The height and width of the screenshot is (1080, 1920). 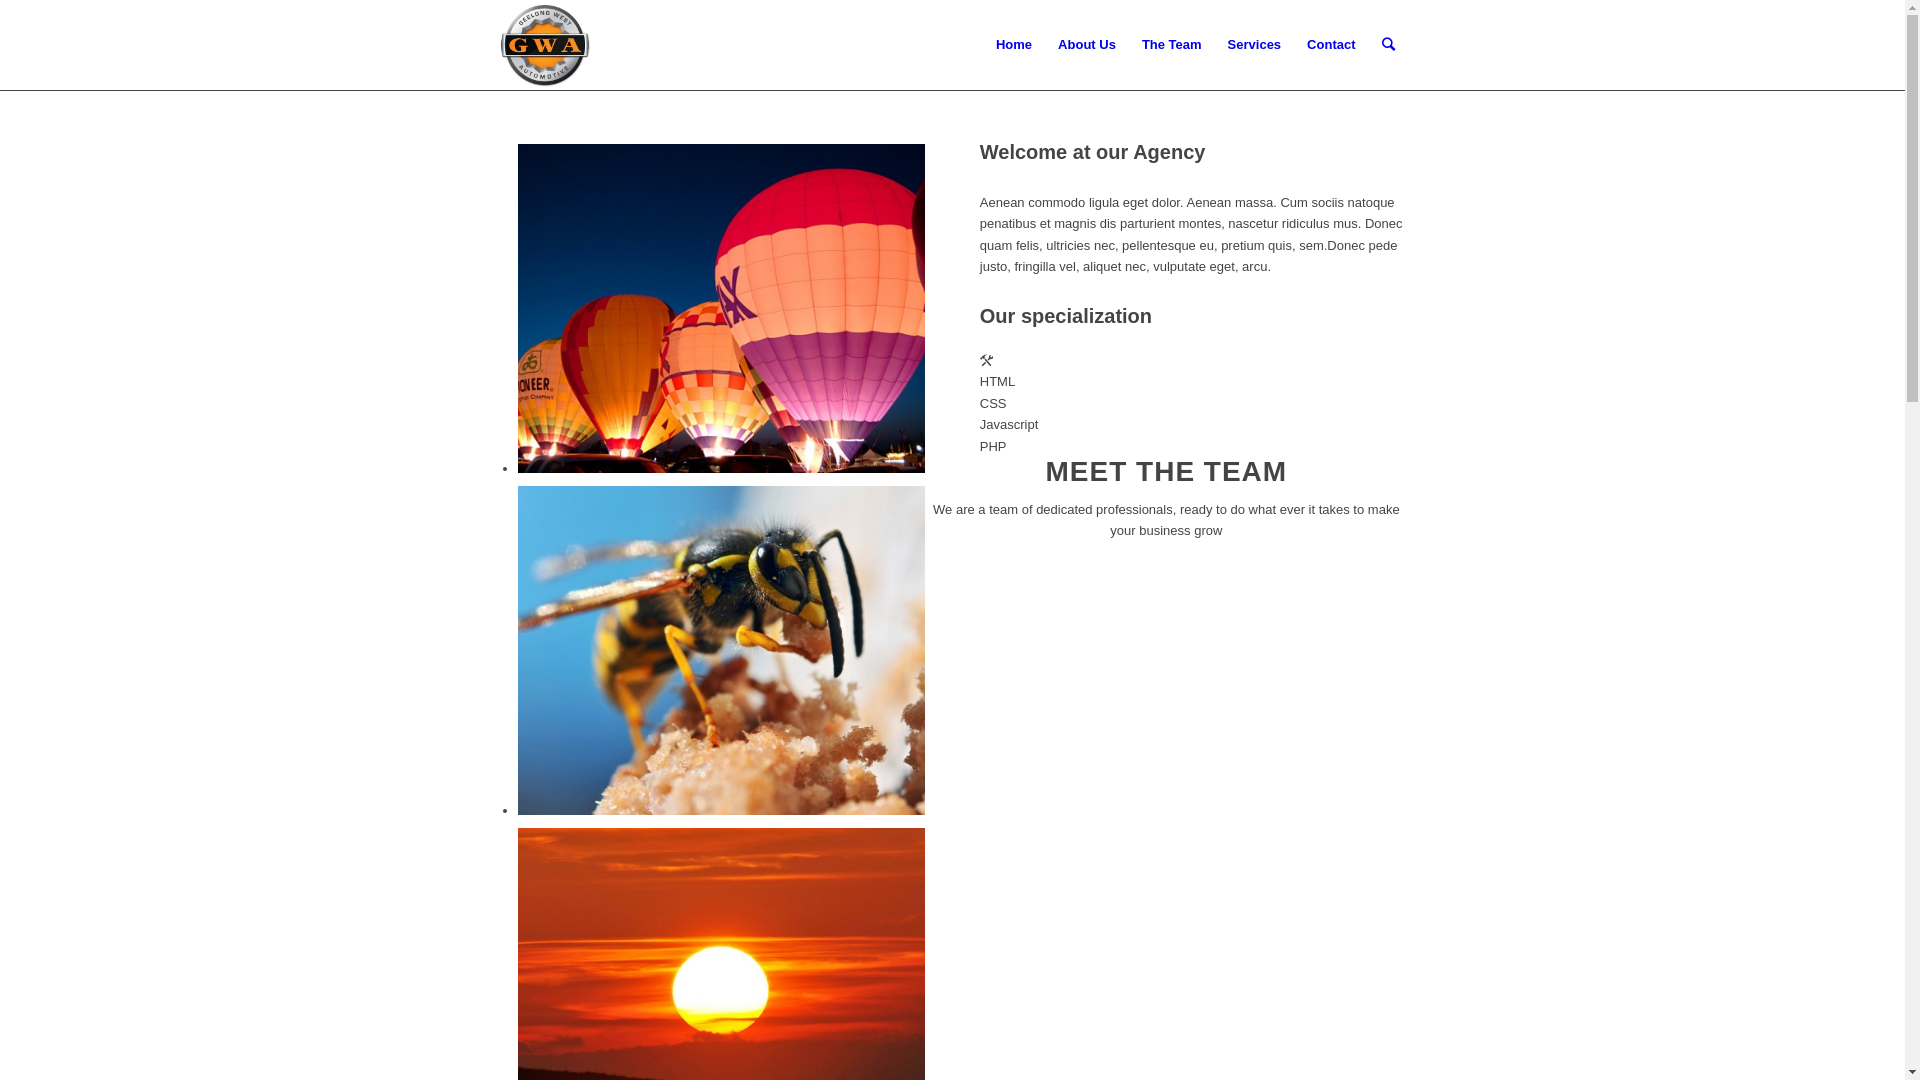 What do you see at coordinates (983, 45) in the screenshot?
I see `'Home'` at bounding box center [983, 45].